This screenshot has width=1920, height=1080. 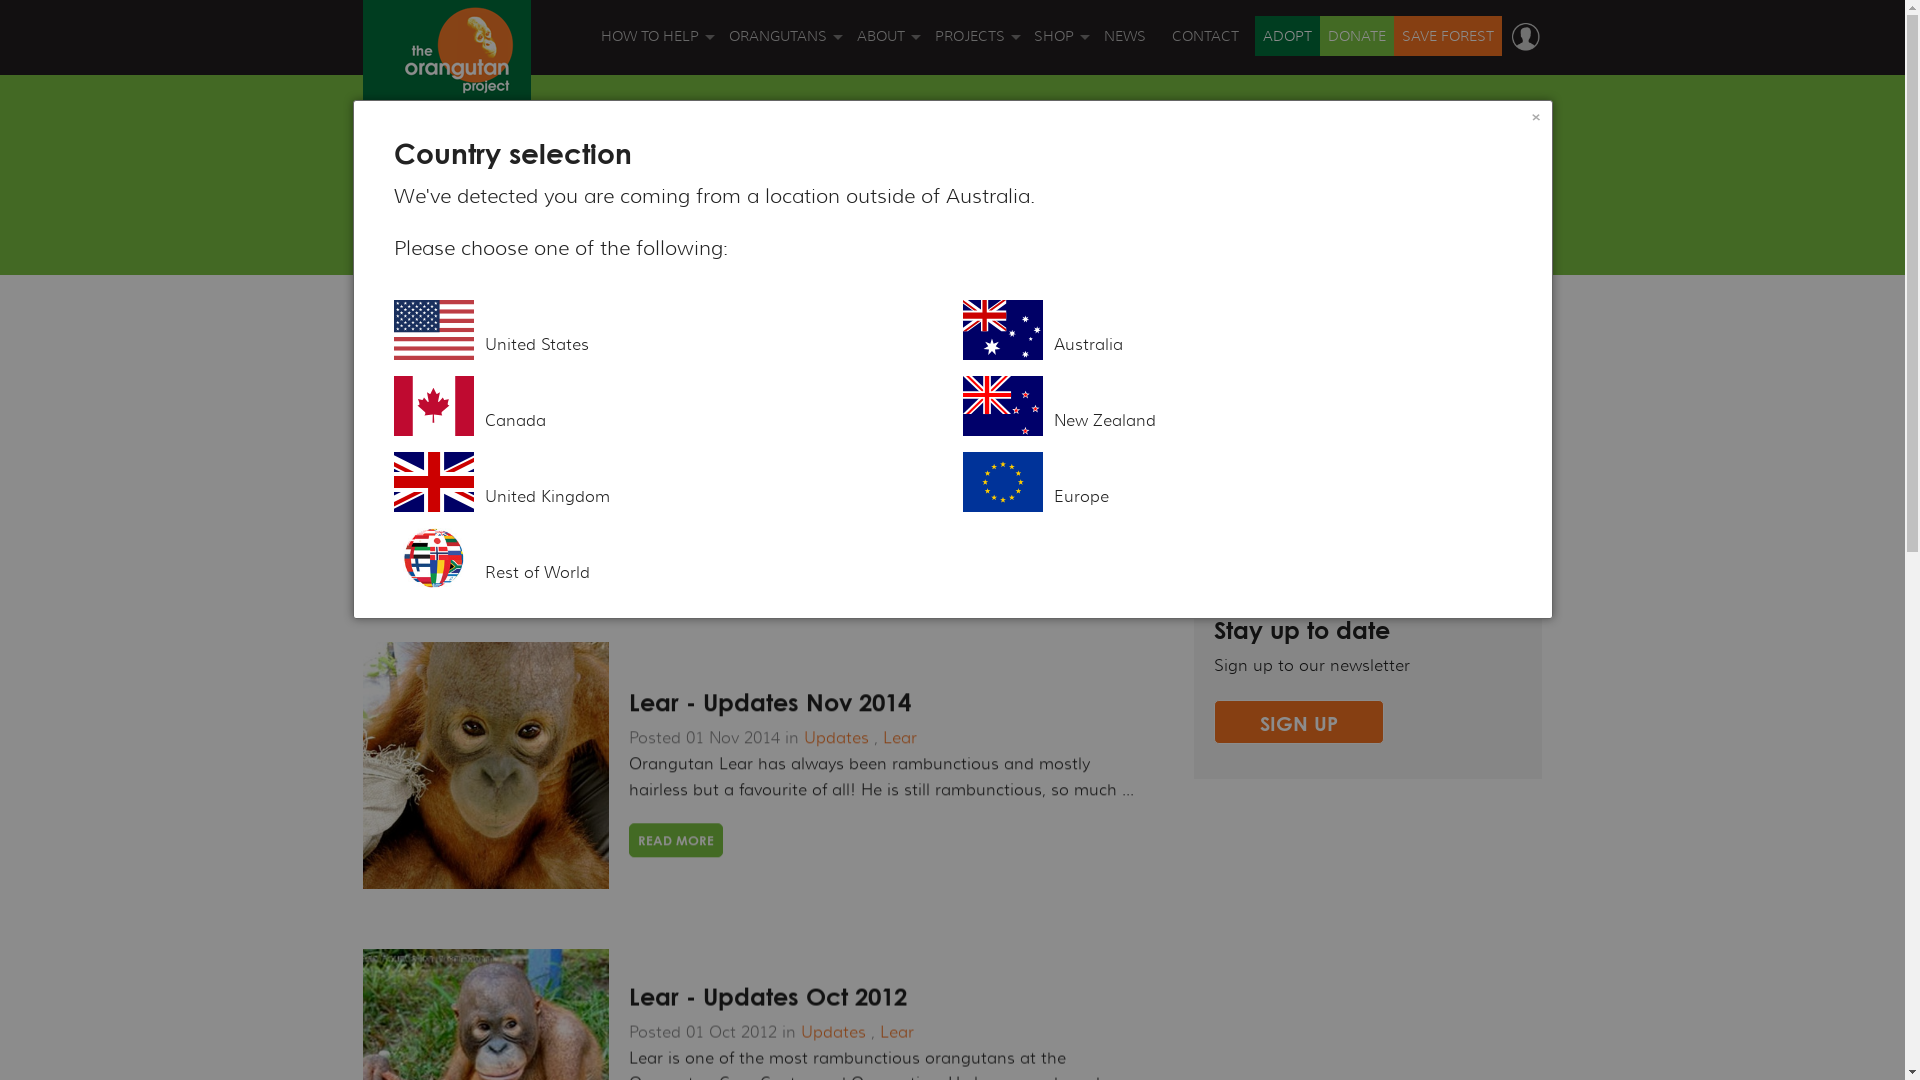 What do you see at coordinates (778, 200) in the screenshot?
I see `'ORANGUTAN VIDEOS'` at bounding box center [778, 200].